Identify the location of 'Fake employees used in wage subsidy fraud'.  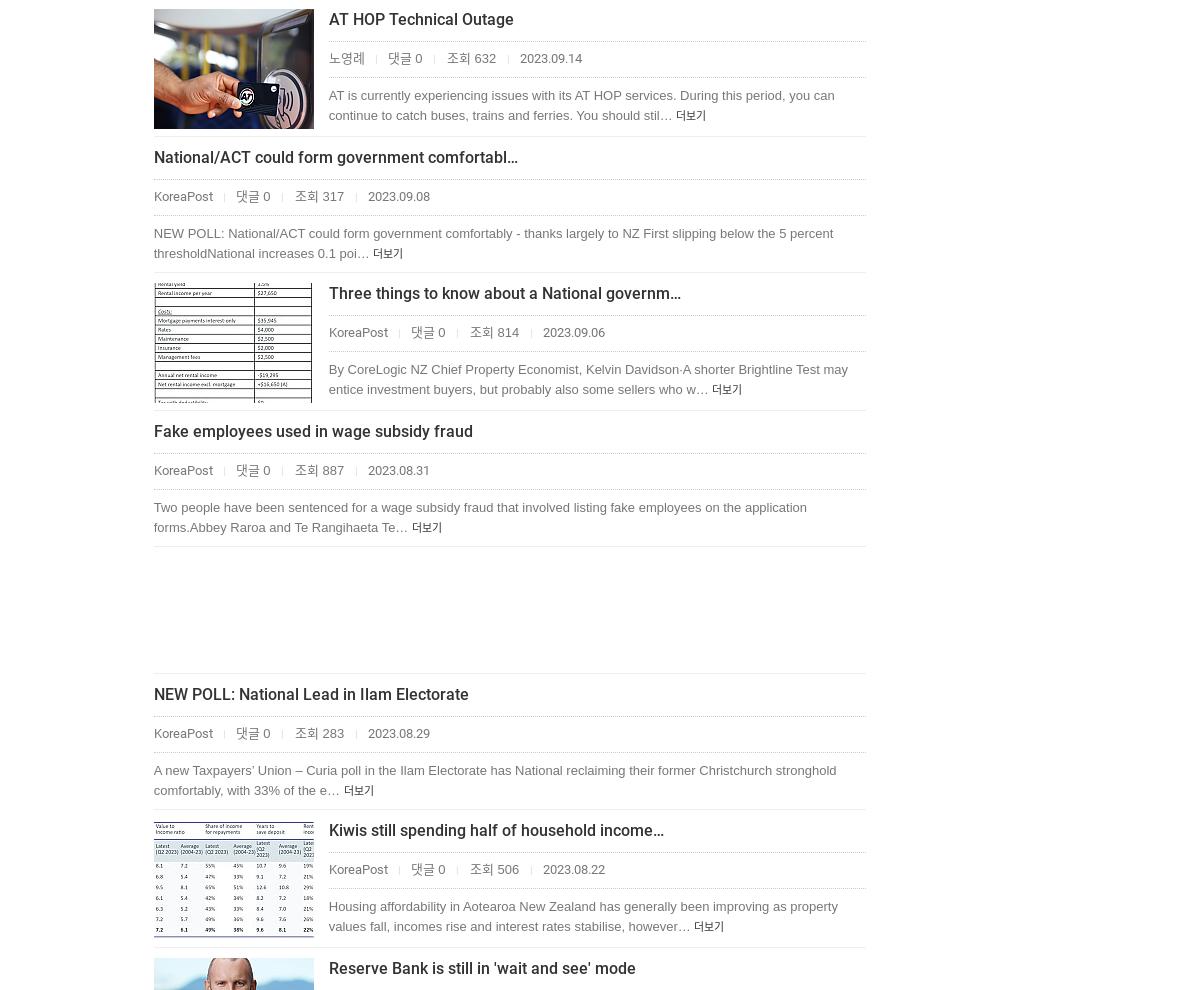
(152, 430).